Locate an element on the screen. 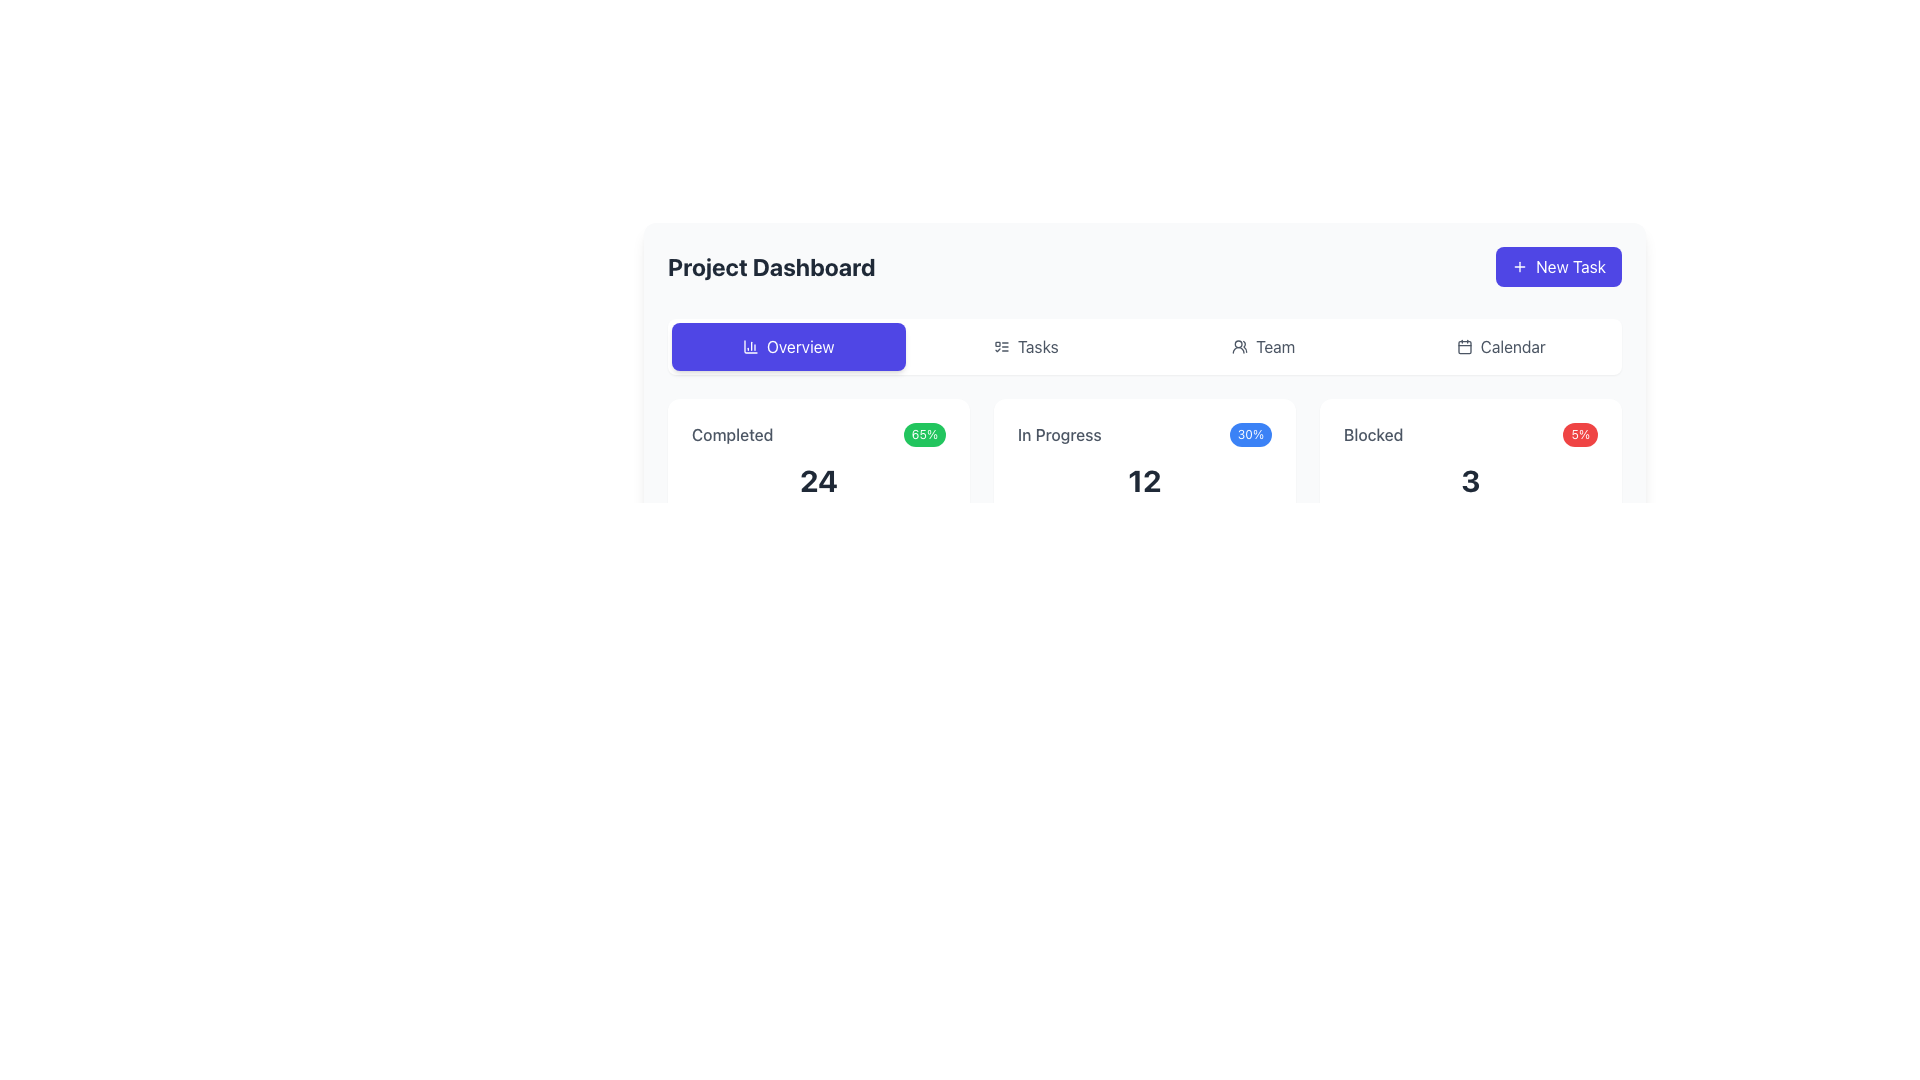 Image resolution: width=1920 pixels, height=1080 pixels. the text element that displays 'Project Dashboard', which is bold and large-sized, located near the top-left section of the interface is located at coordinates (770, 265).